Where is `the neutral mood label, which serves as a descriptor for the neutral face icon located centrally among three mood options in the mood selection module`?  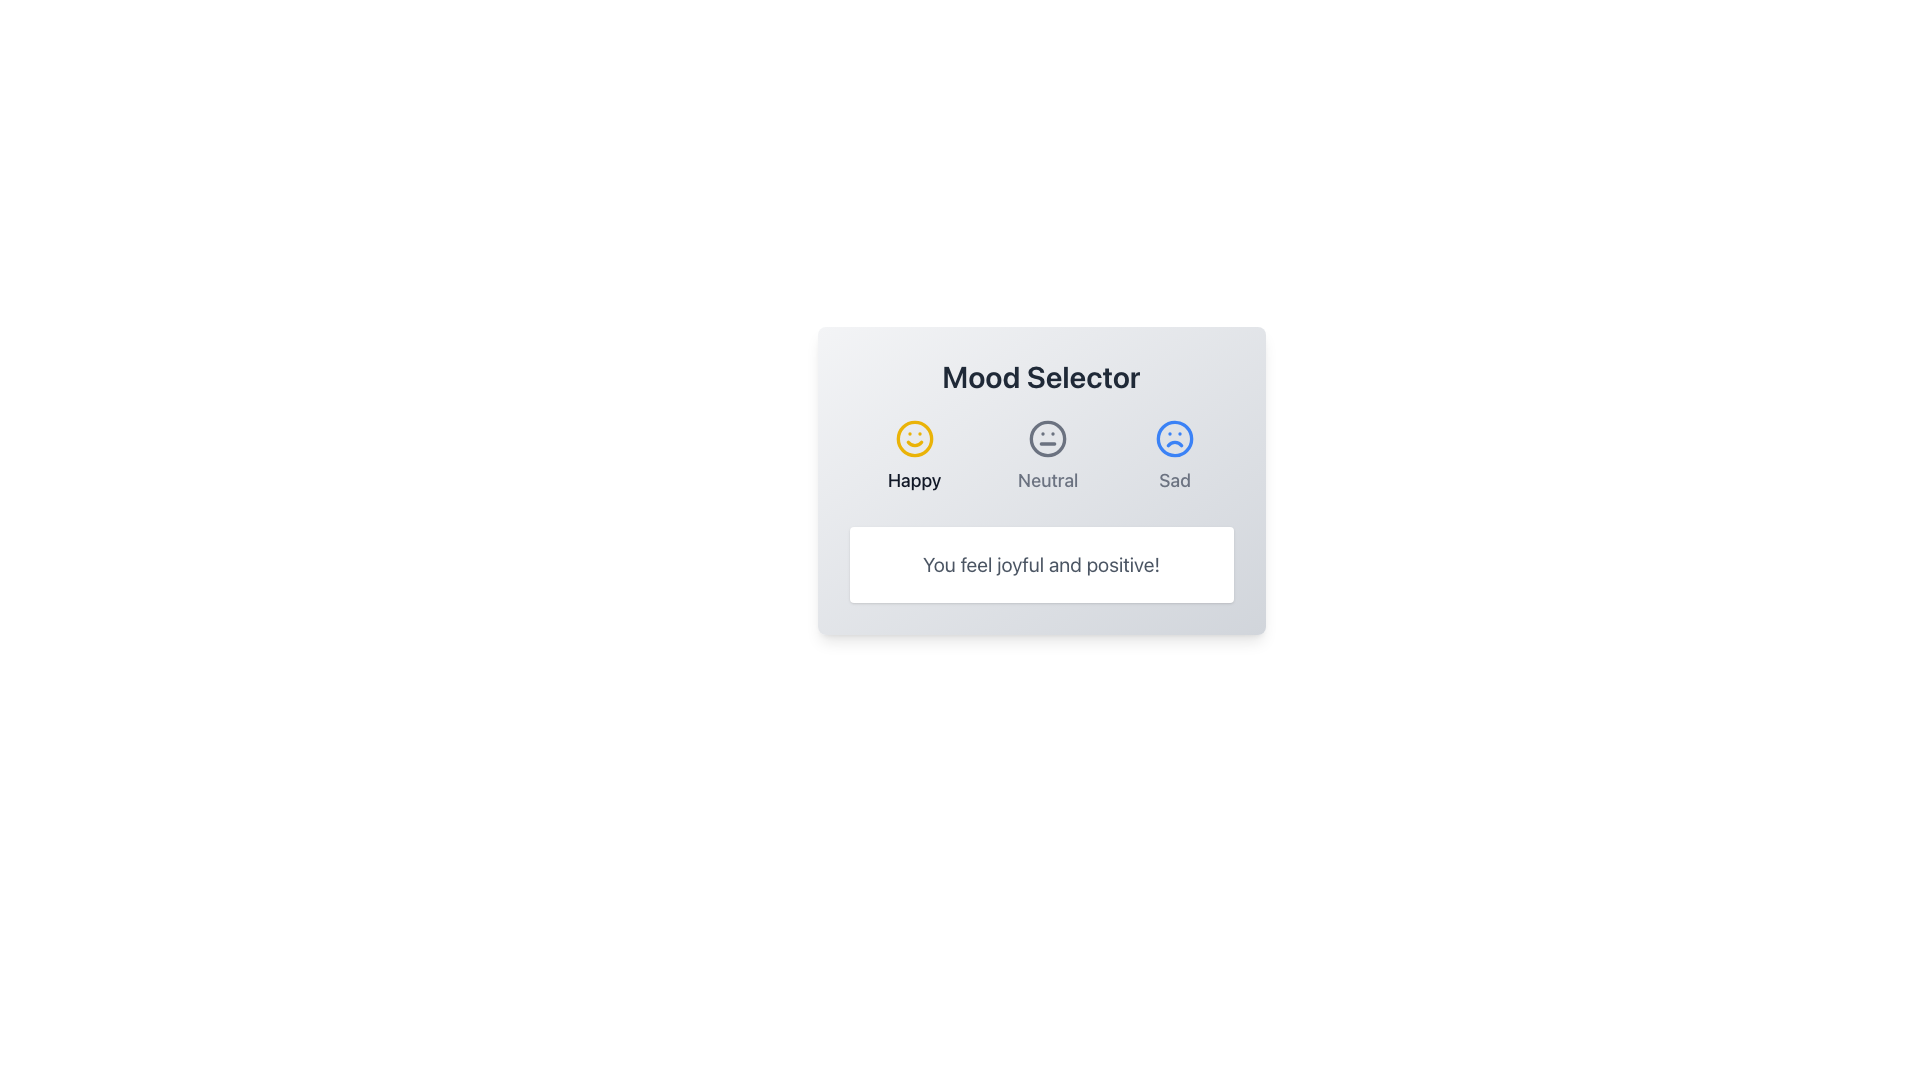 the neutral mood label, which serves as a descriptor for the neutral face icon located centrally among three mood options in the mood selection module is located at coordinates (1047, 481).